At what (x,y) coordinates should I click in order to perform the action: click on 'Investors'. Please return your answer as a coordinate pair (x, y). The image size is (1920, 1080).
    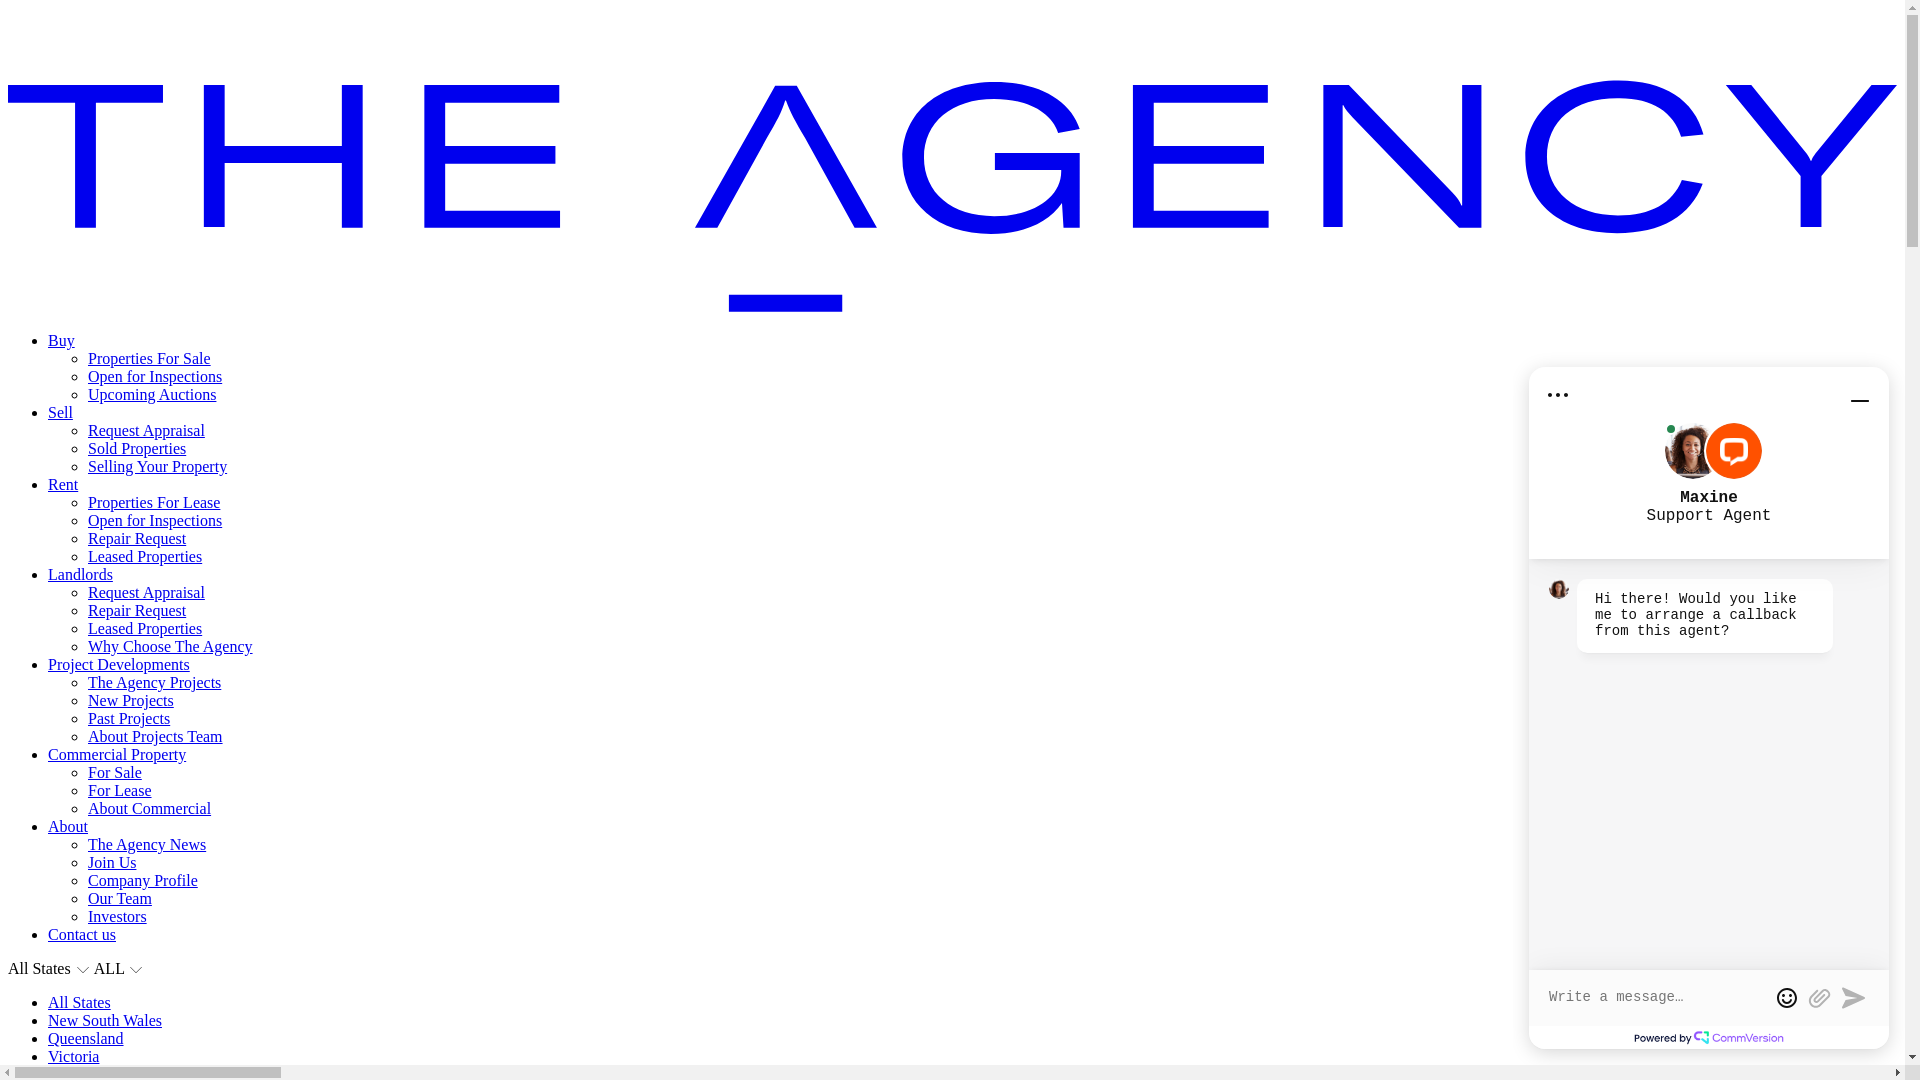
    Looking at the image, I should click on (116, 916).